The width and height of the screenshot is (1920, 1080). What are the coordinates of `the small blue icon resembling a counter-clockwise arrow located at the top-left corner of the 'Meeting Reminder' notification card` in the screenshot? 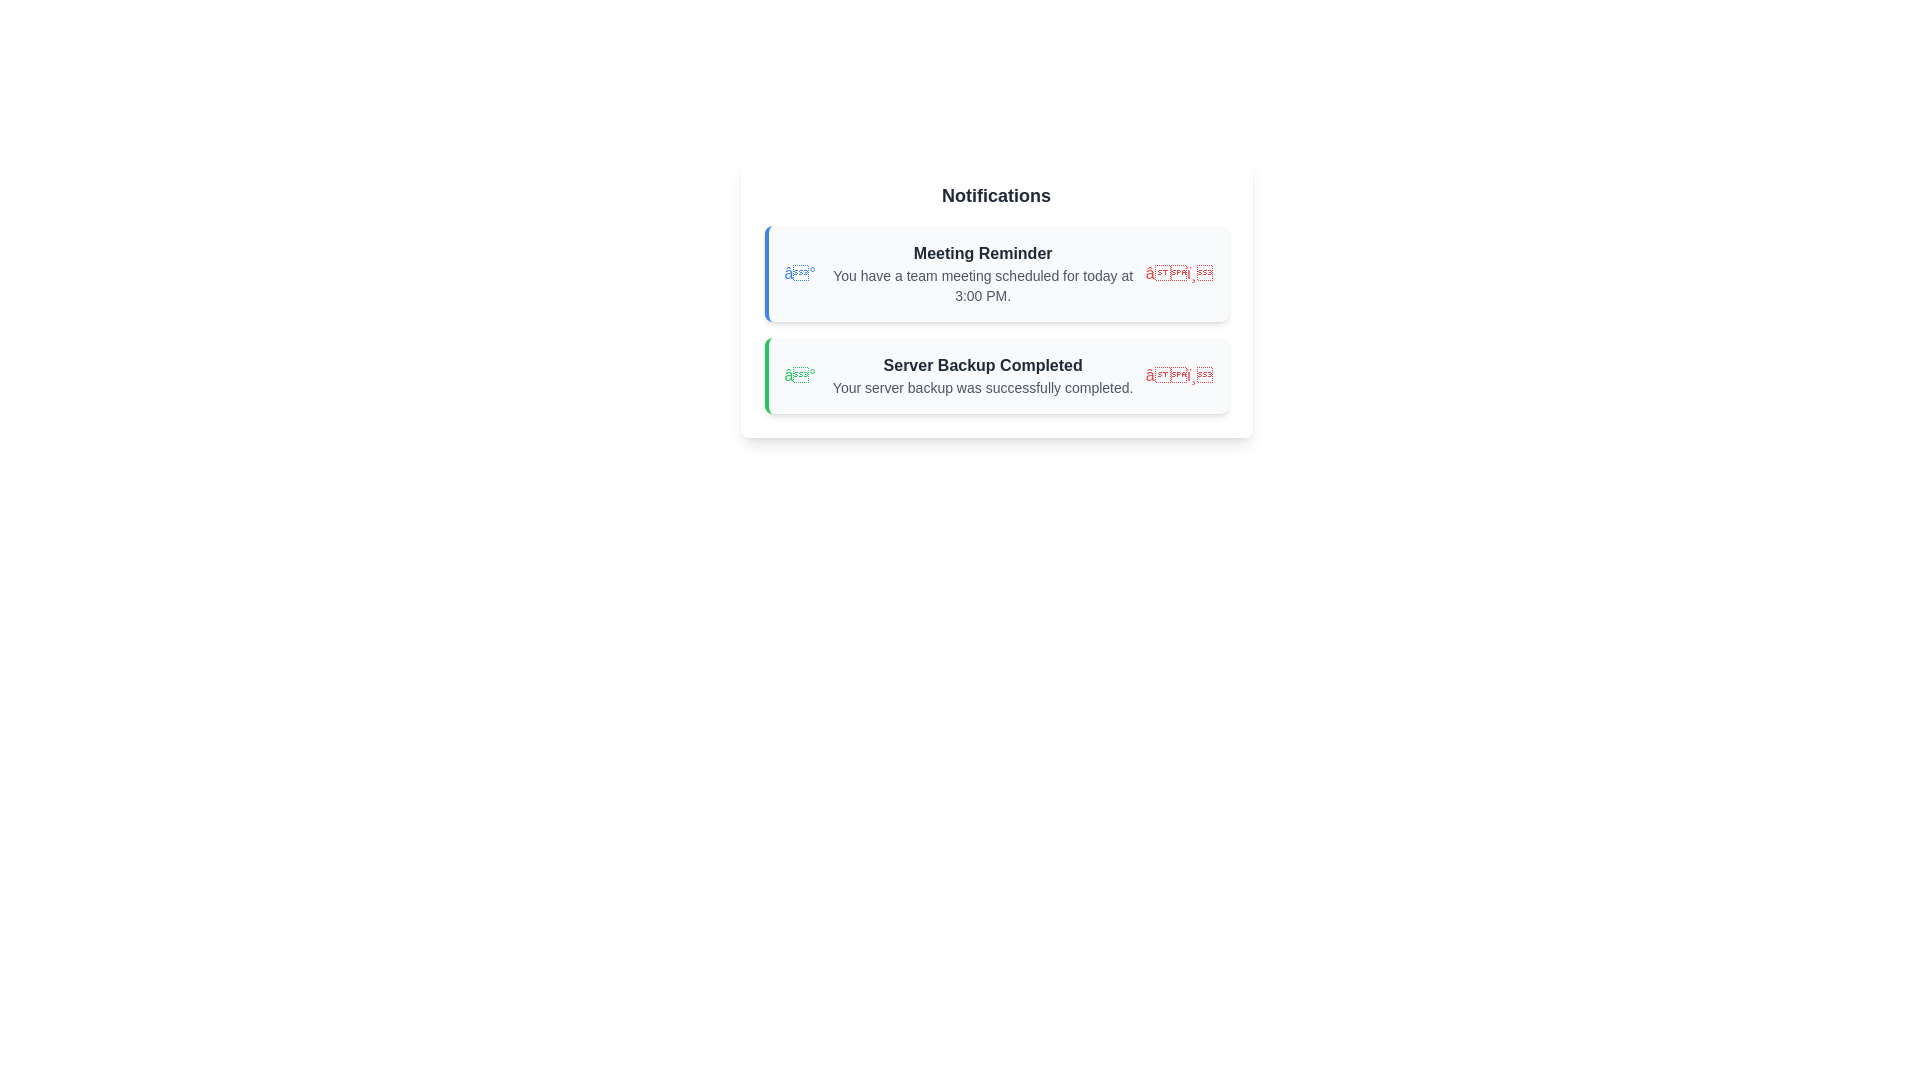 It's located at (795, 273).